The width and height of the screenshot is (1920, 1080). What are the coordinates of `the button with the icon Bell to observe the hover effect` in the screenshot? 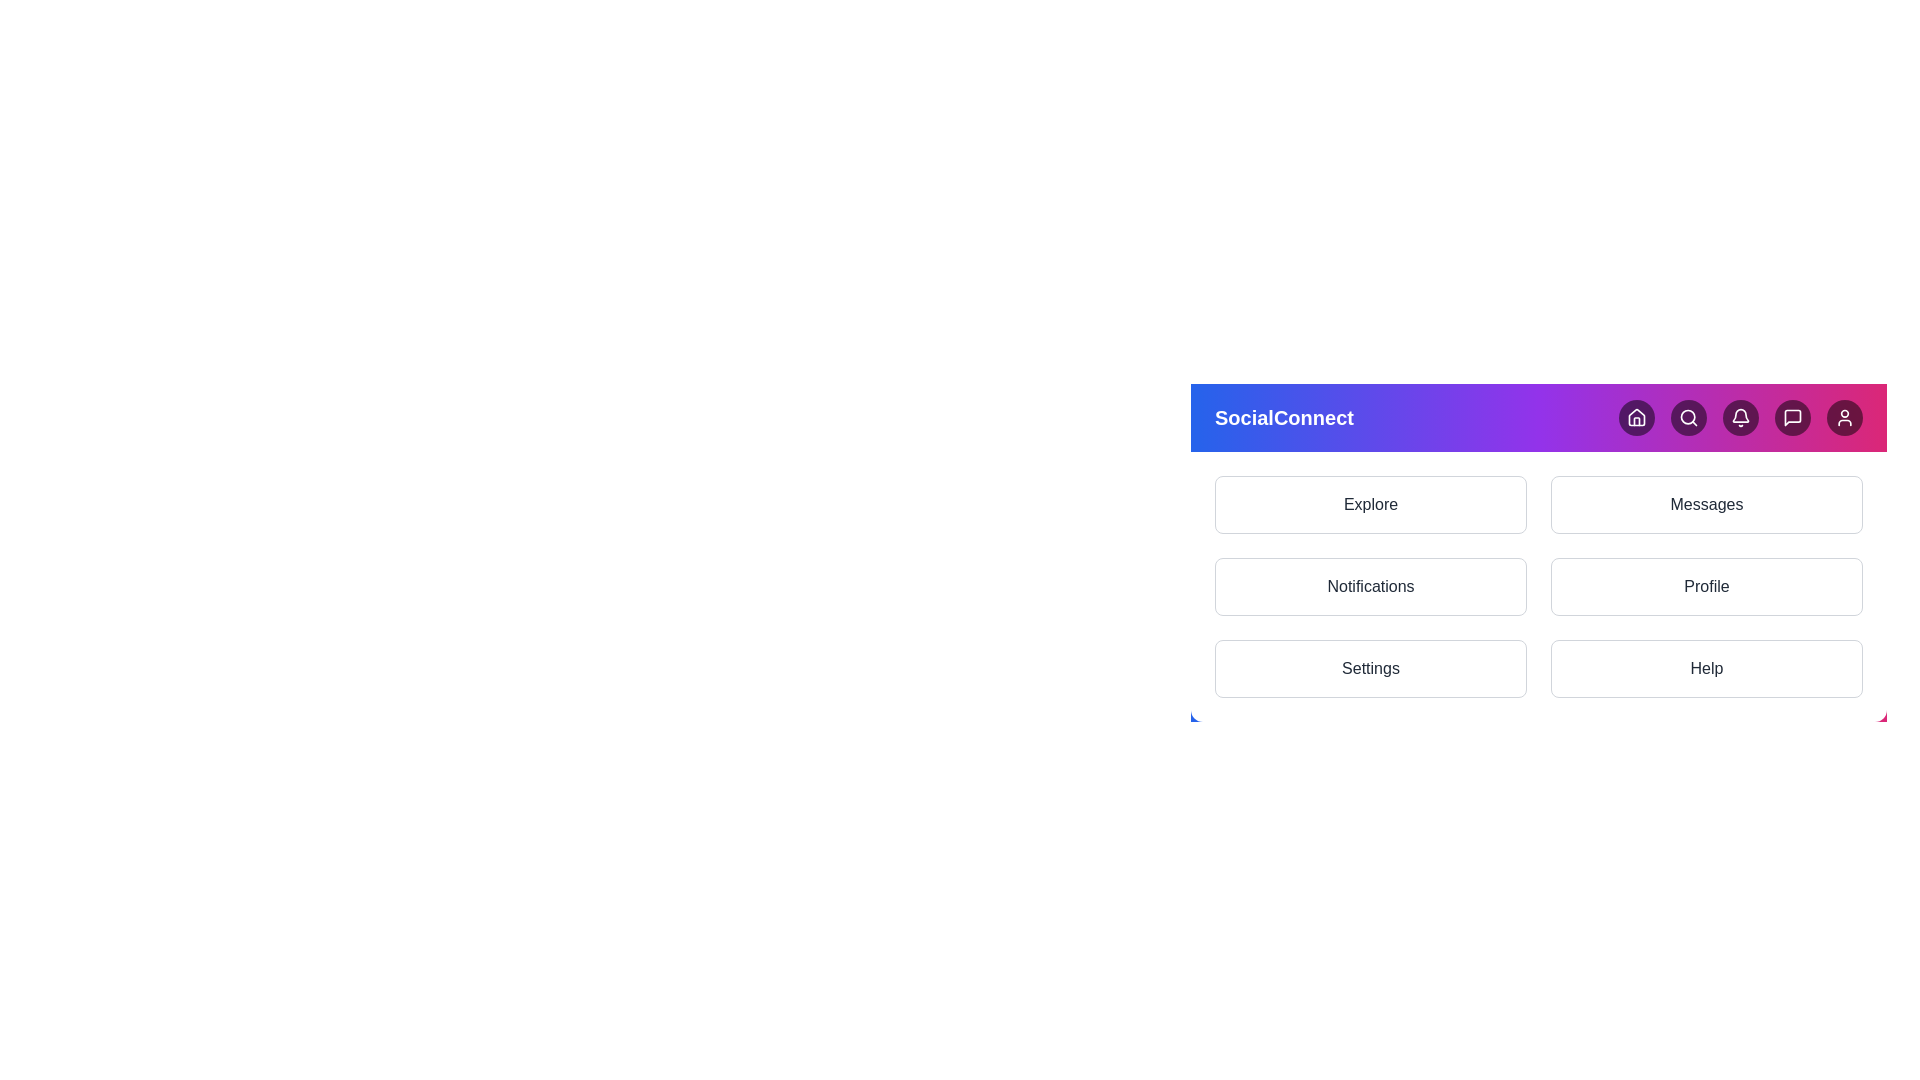 It's located at (1740, 416).